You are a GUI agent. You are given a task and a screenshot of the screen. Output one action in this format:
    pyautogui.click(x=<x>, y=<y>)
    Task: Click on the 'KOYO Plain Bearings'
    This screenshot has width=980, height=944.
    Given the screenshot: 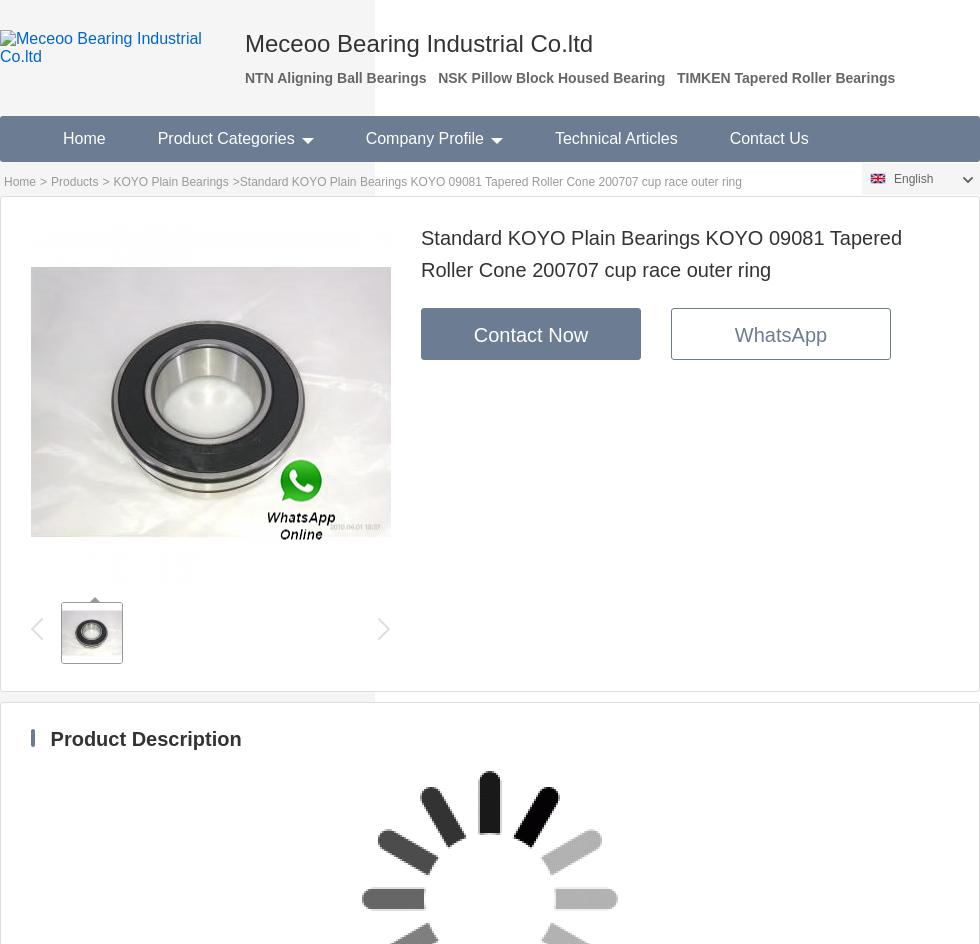 What is the action you would take?
    pyautogui.click(x=170, y=181)
    